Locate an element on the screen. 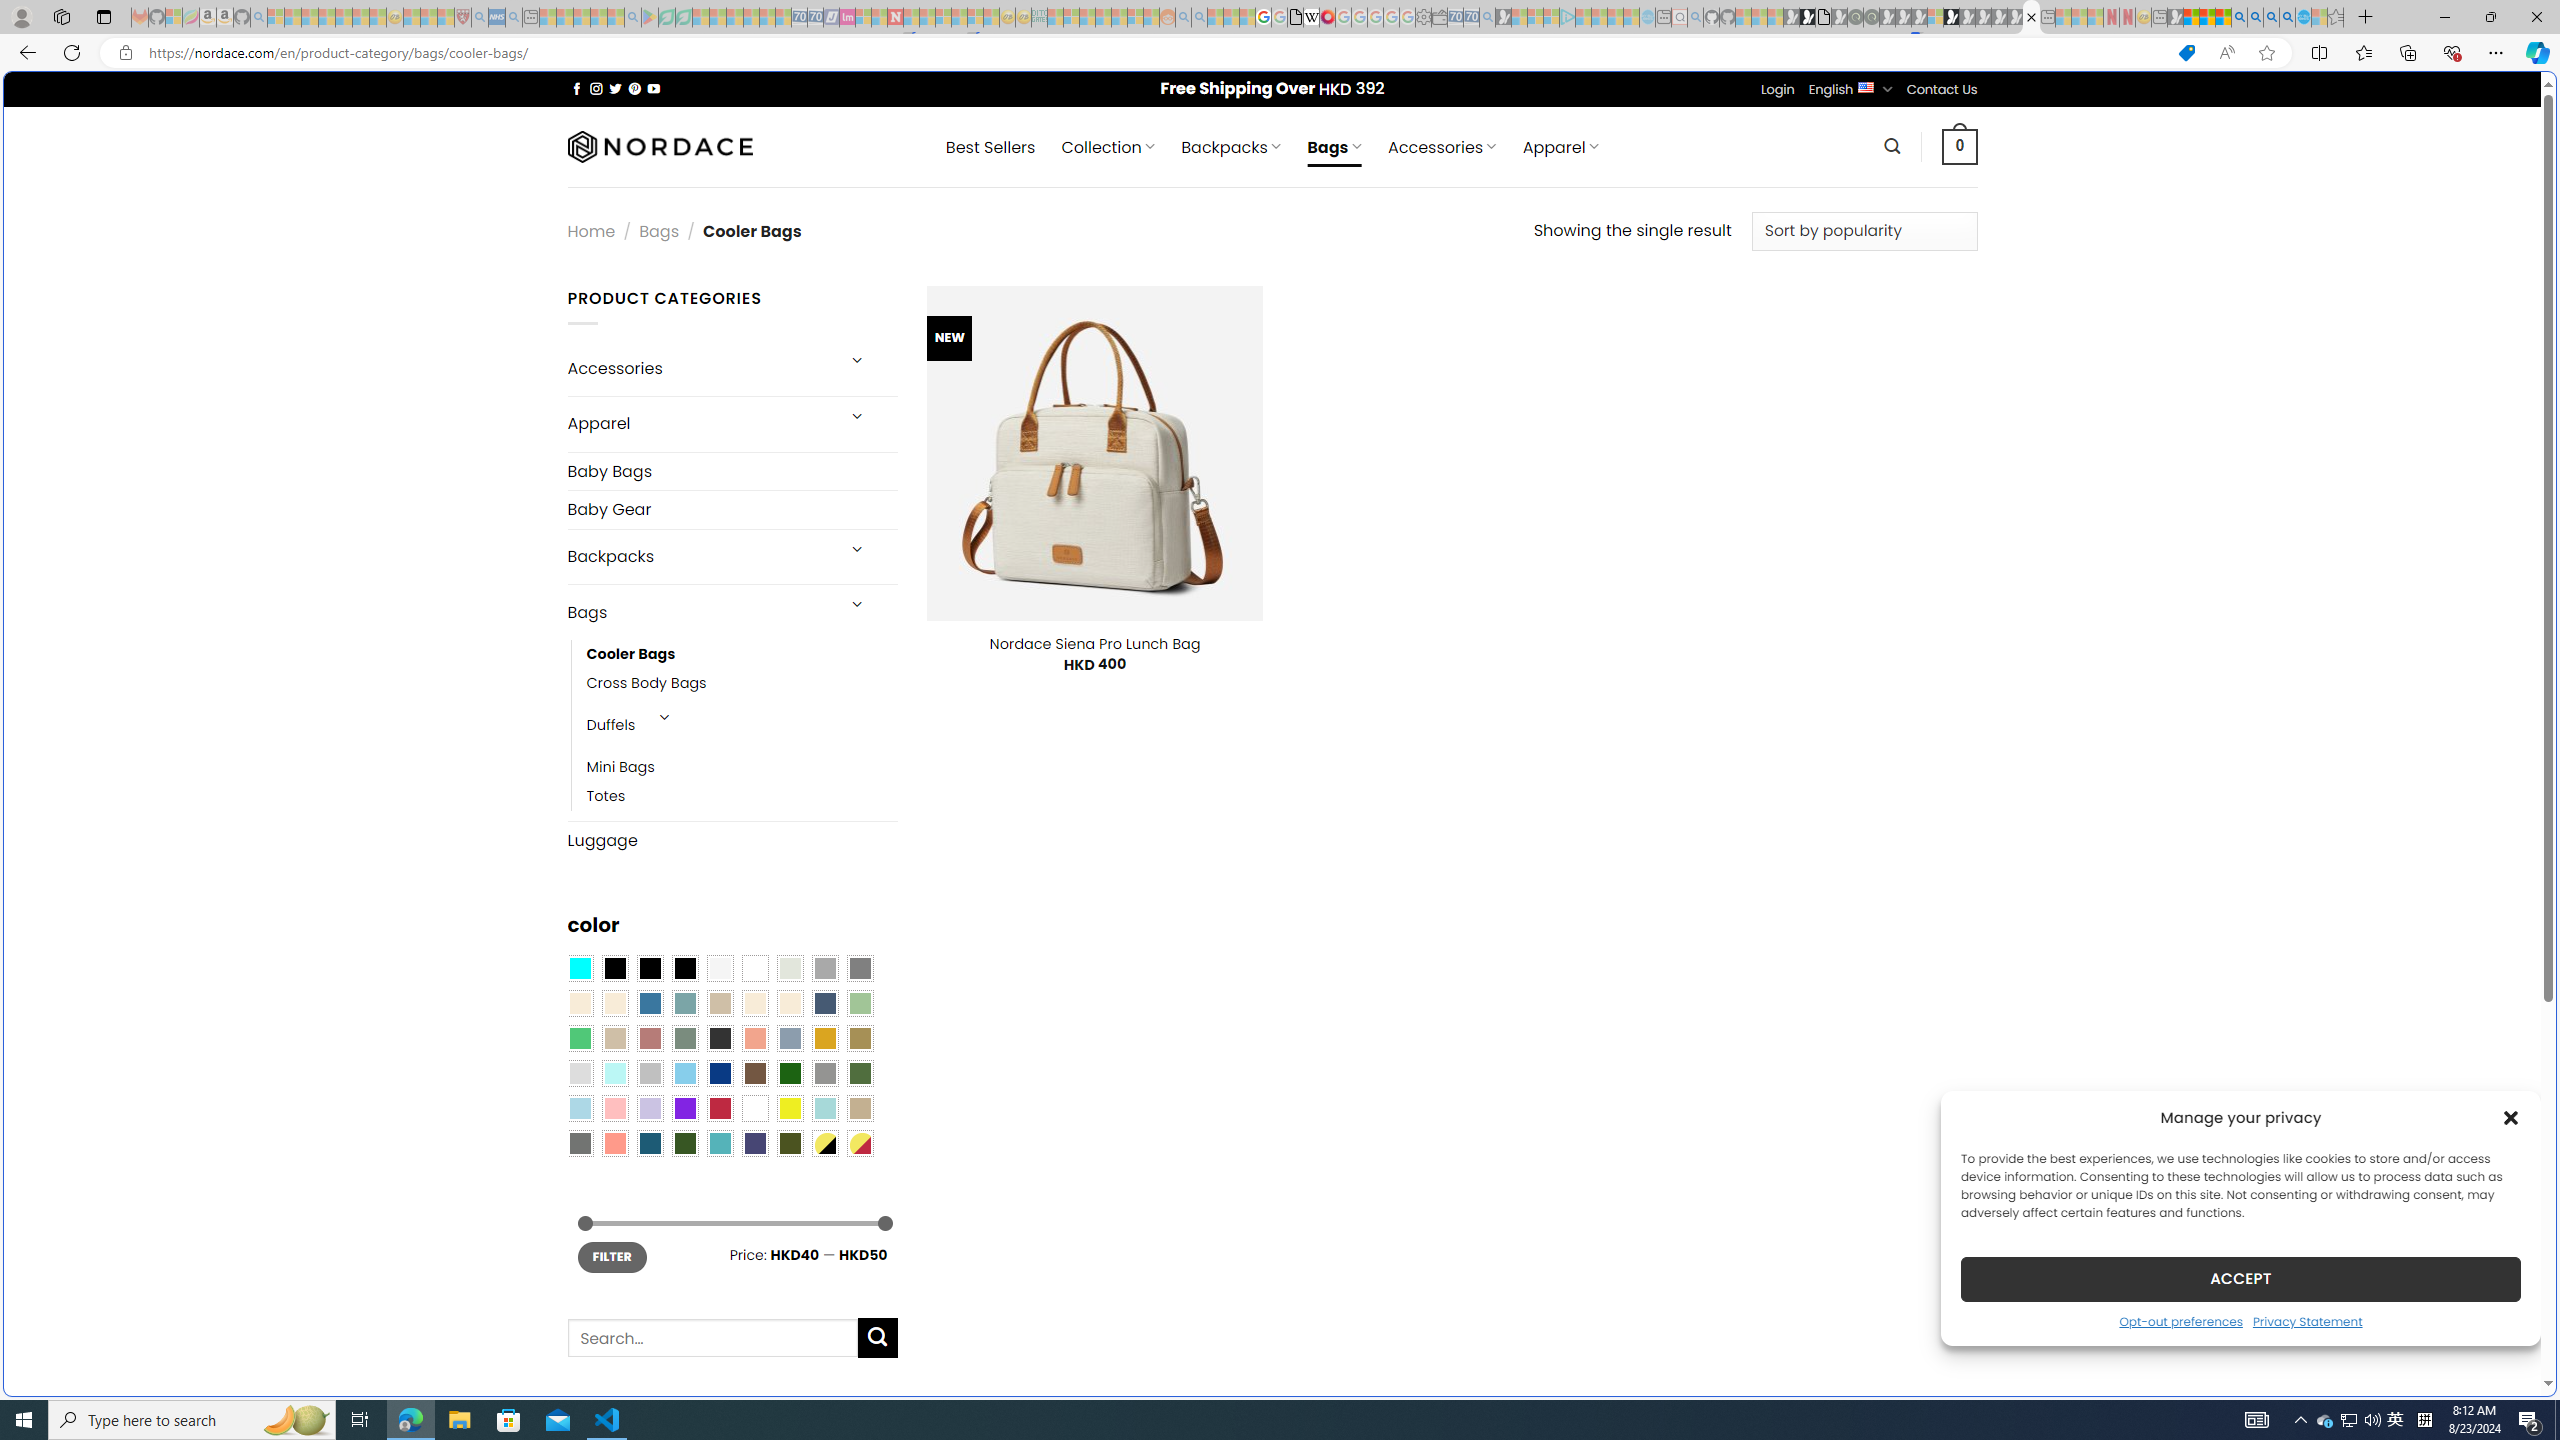 The image size is (2560, 1440). 'Caramel' is located at coordinates (754, 1003).